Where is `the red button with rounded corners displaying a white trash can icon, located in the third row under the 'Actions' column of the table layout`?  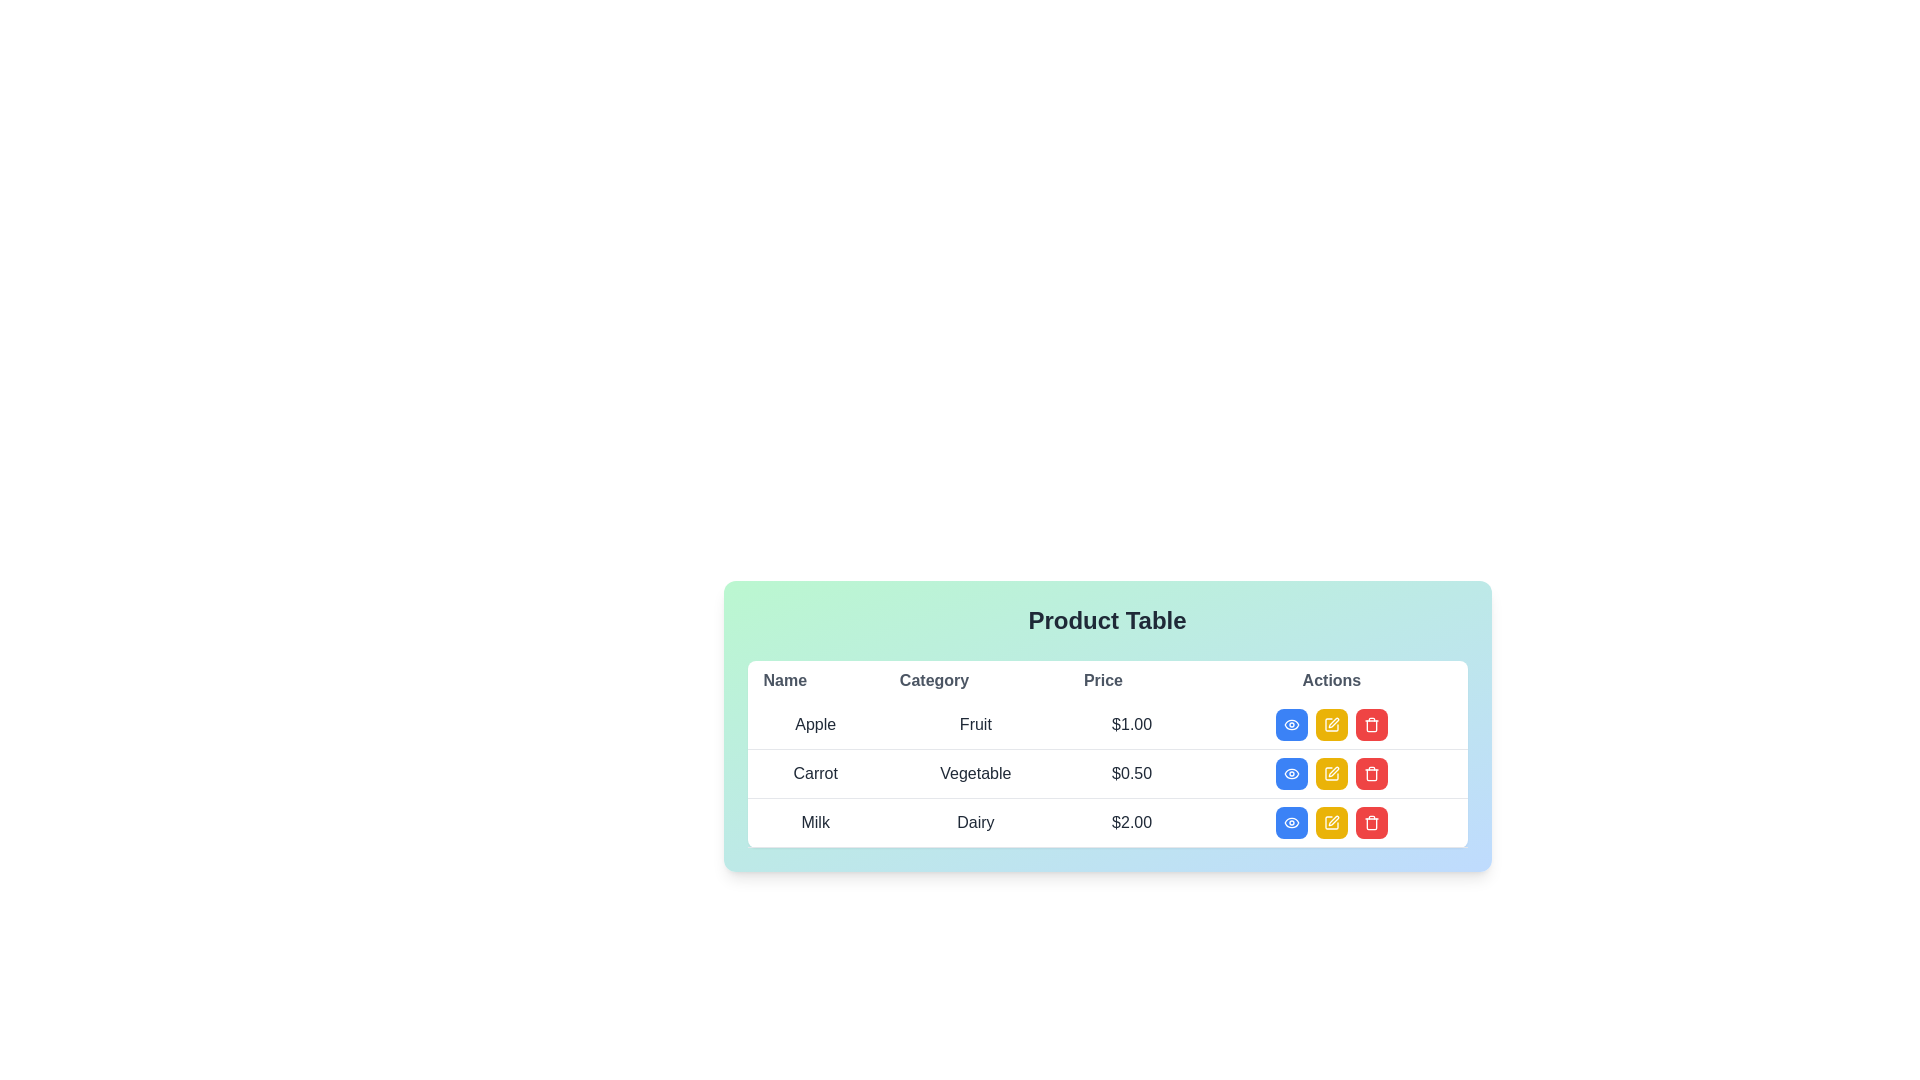
the red button with rounded corners displaying a white trash can icon, located in the third row under the 'Actions' column of the table layout is located at coordinates (1370, 822).